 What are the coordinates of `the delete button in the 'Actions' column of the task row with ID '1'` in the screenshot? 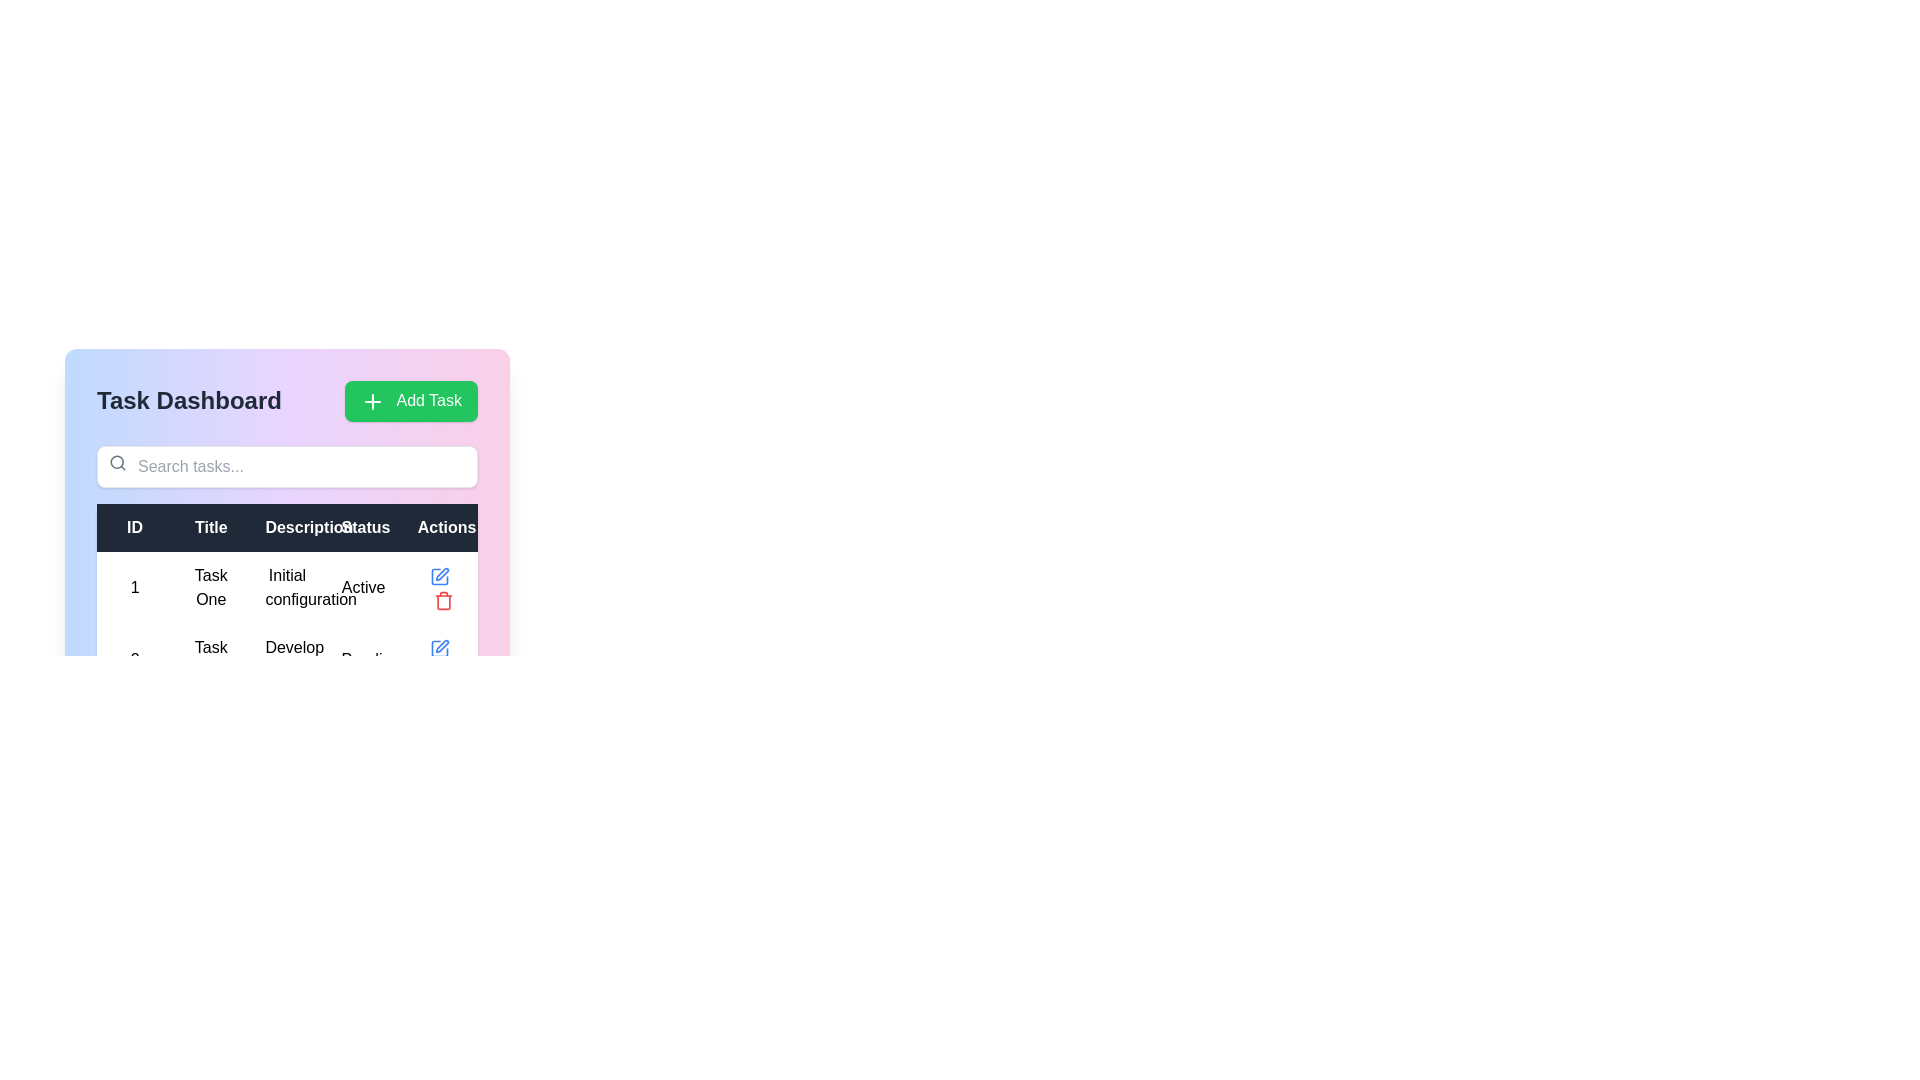 It's located at (442, 598).